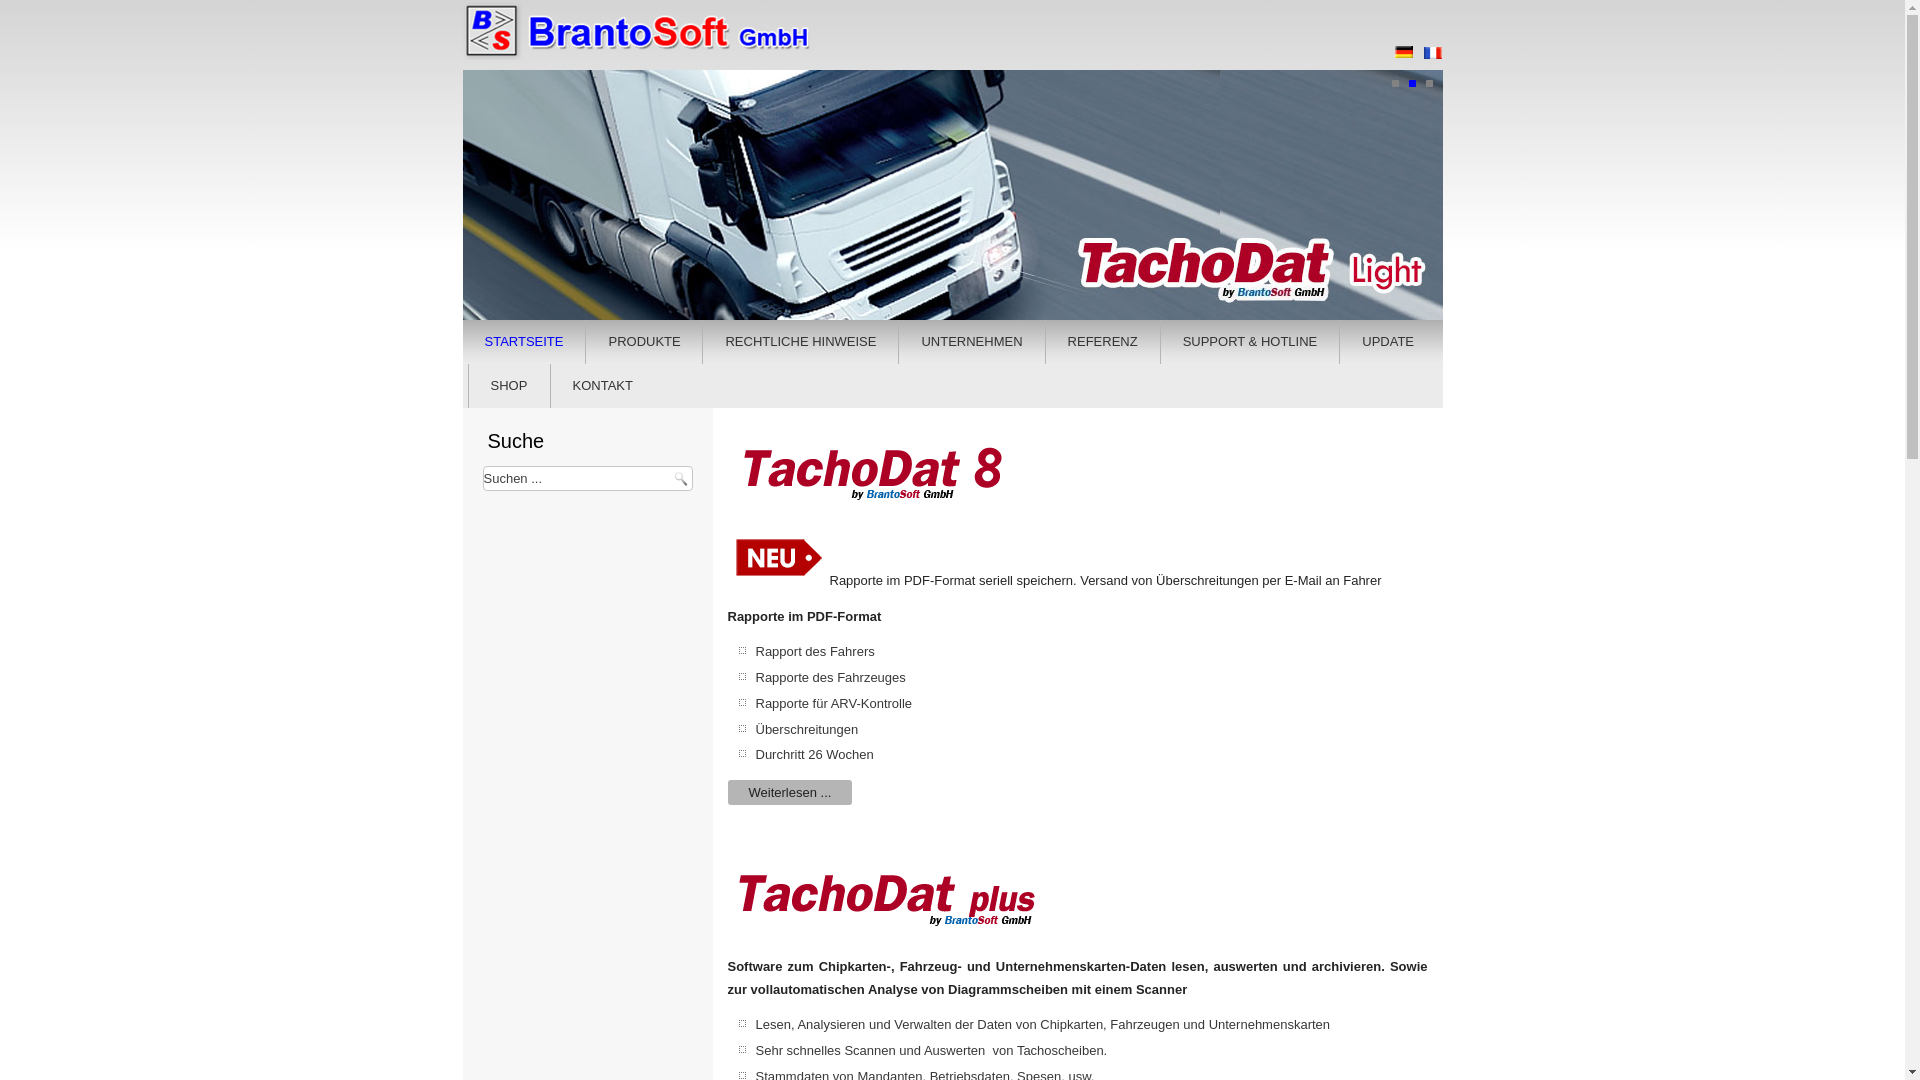  Describe the element at coordinates (1430, 52) in the screenshot. I see `'French'` at that location.